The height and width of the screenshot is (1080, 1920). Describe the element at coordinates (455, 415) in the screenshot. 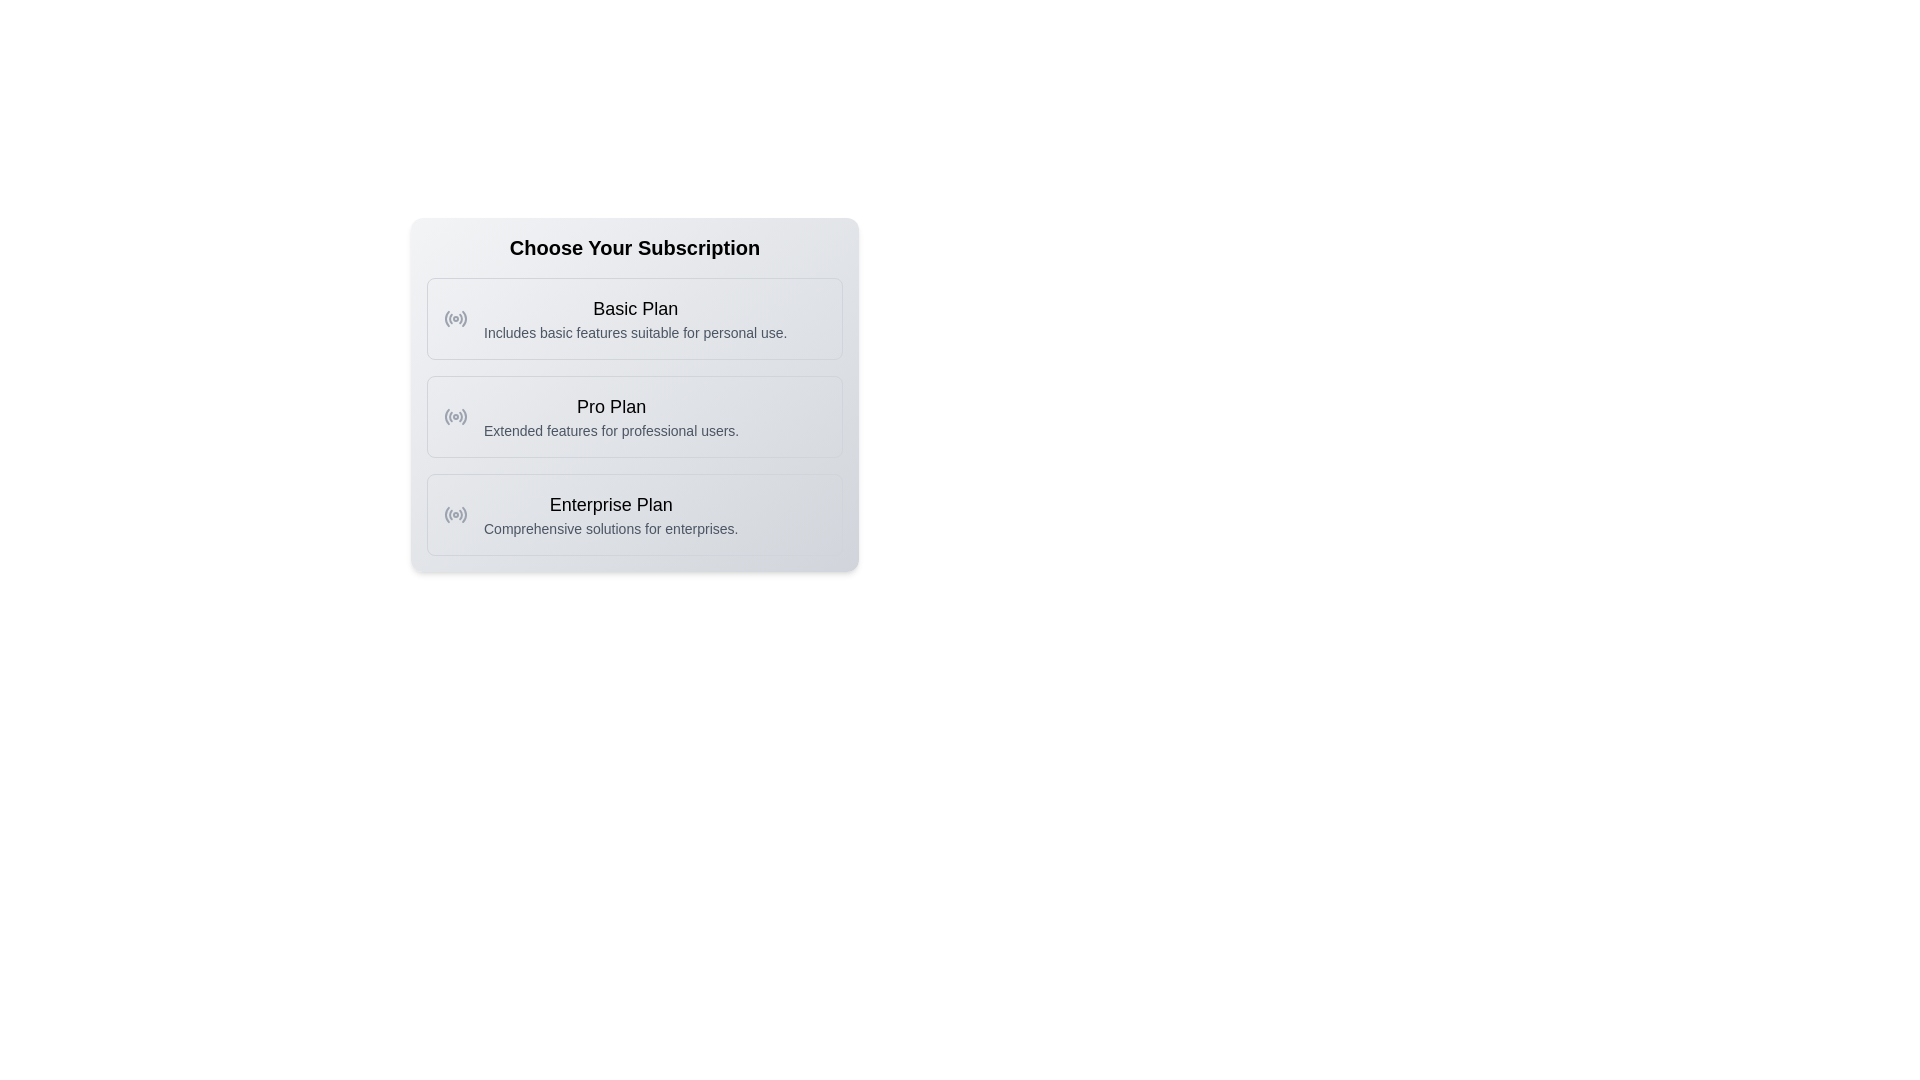

I see `the circular radio transmitter icon located to the left of the 'Pro Plan' label in the subscription selection list` at that location.